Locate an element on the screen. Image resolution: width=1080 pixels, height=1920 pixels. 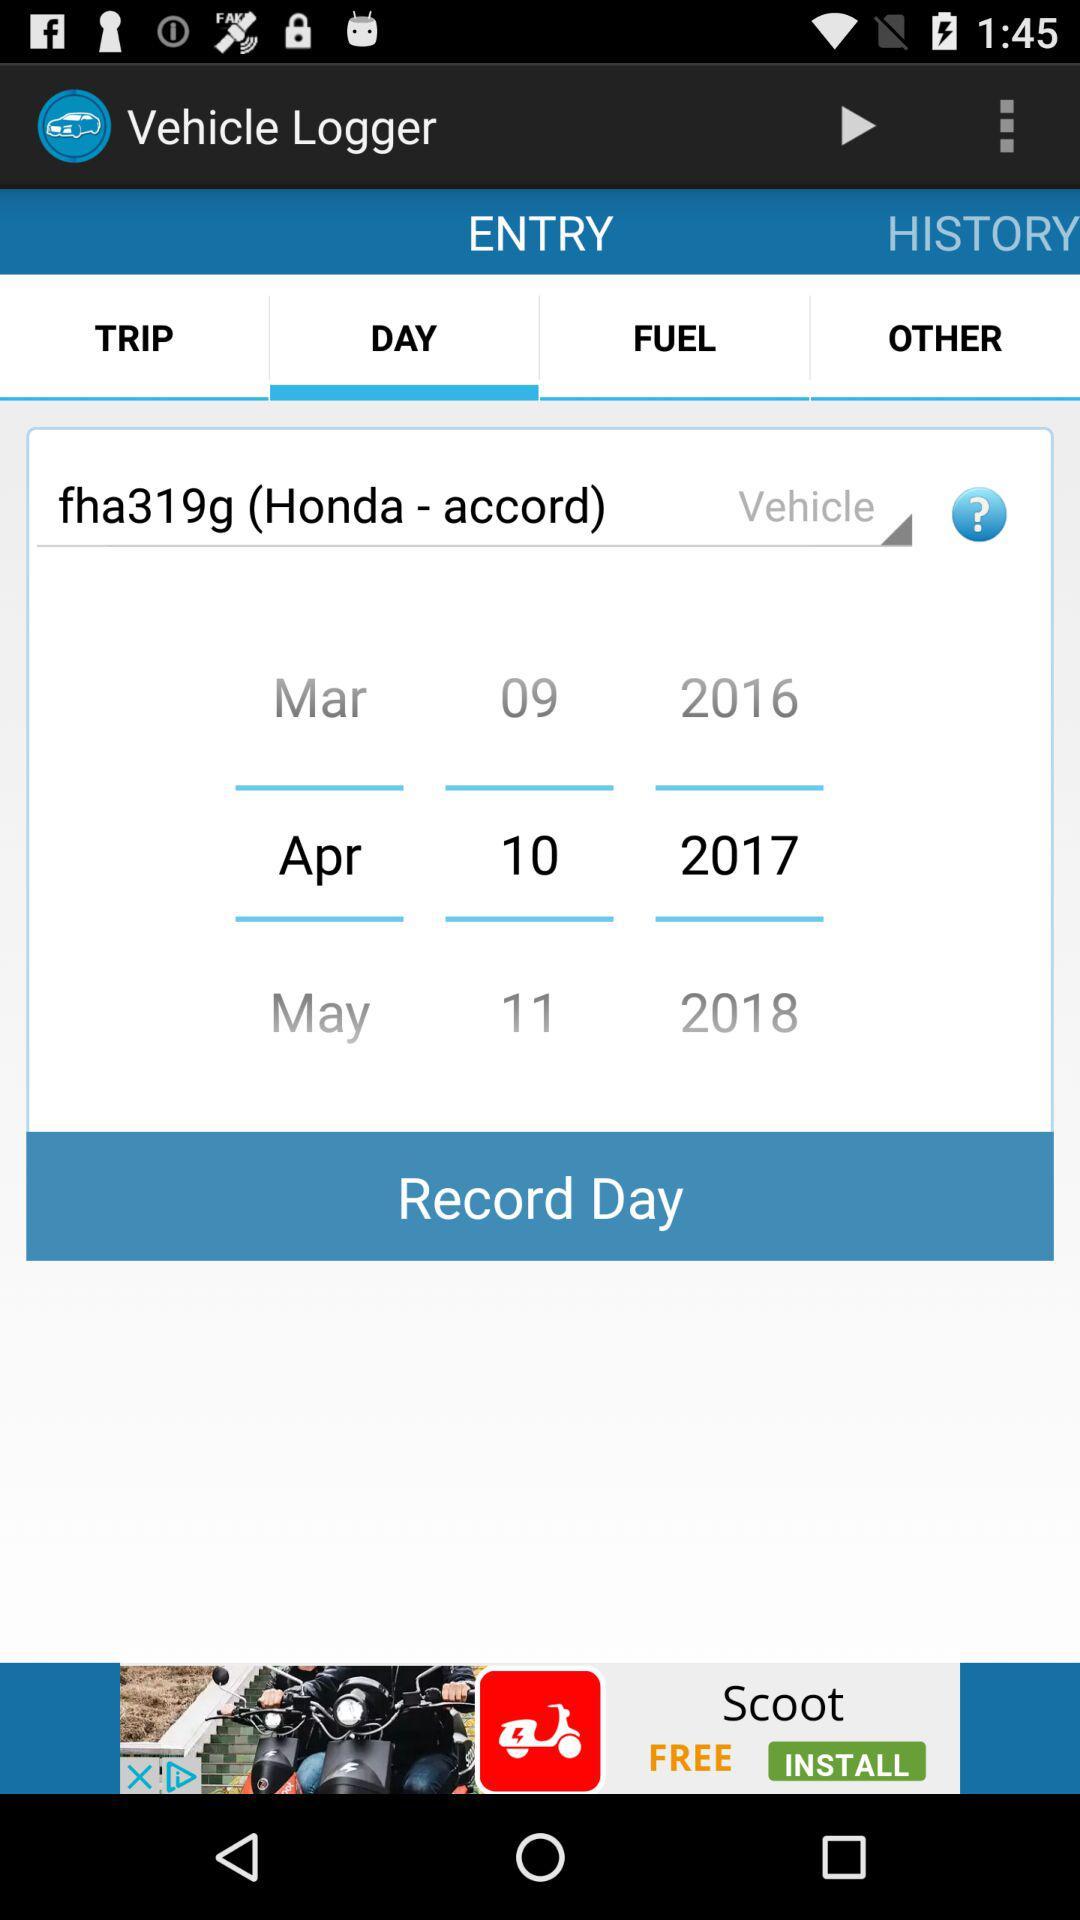
the help icon is located at coordinates (978, 550).